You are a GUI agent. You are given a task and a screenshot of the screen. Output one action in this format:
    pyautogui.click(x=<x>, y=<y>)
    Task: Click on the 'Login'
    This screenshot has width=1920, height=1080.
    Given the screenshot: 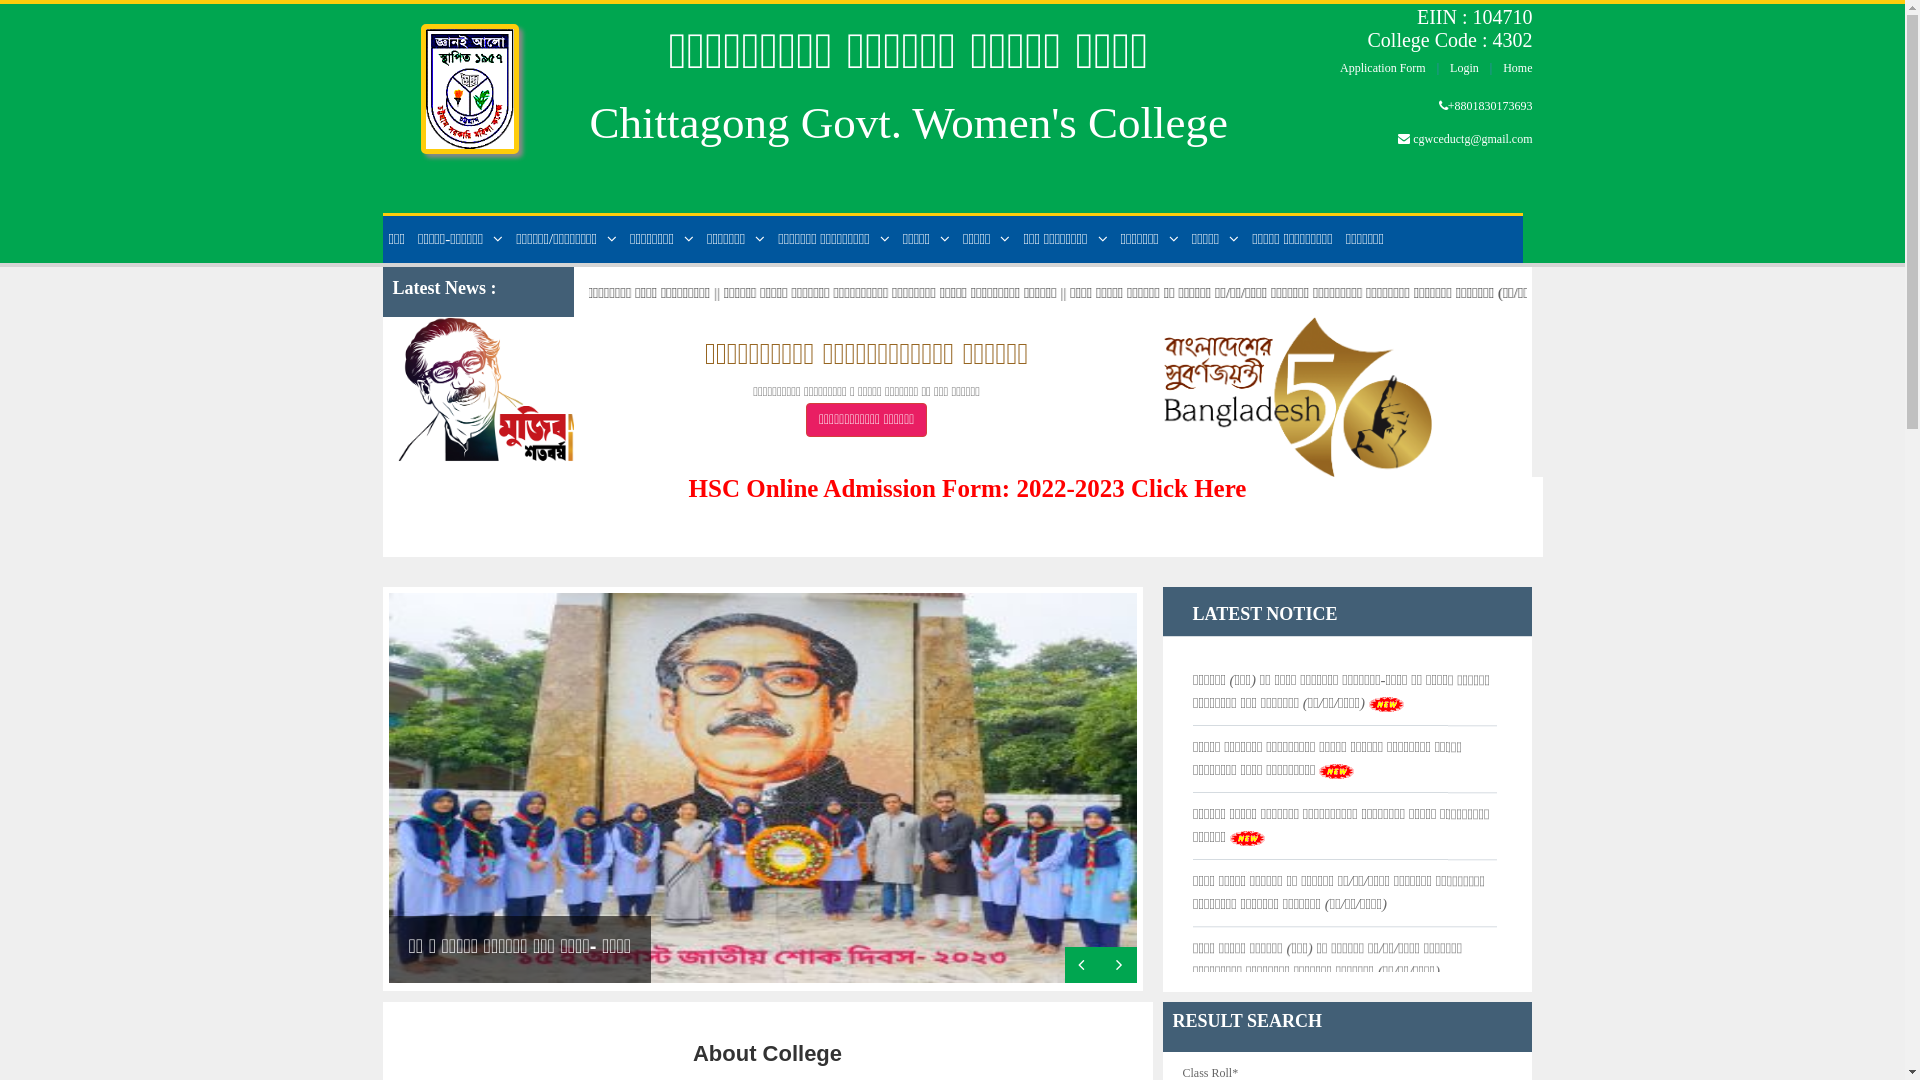 What is the action you would take?
    pyautogui.click(x=1449, y=67)
    